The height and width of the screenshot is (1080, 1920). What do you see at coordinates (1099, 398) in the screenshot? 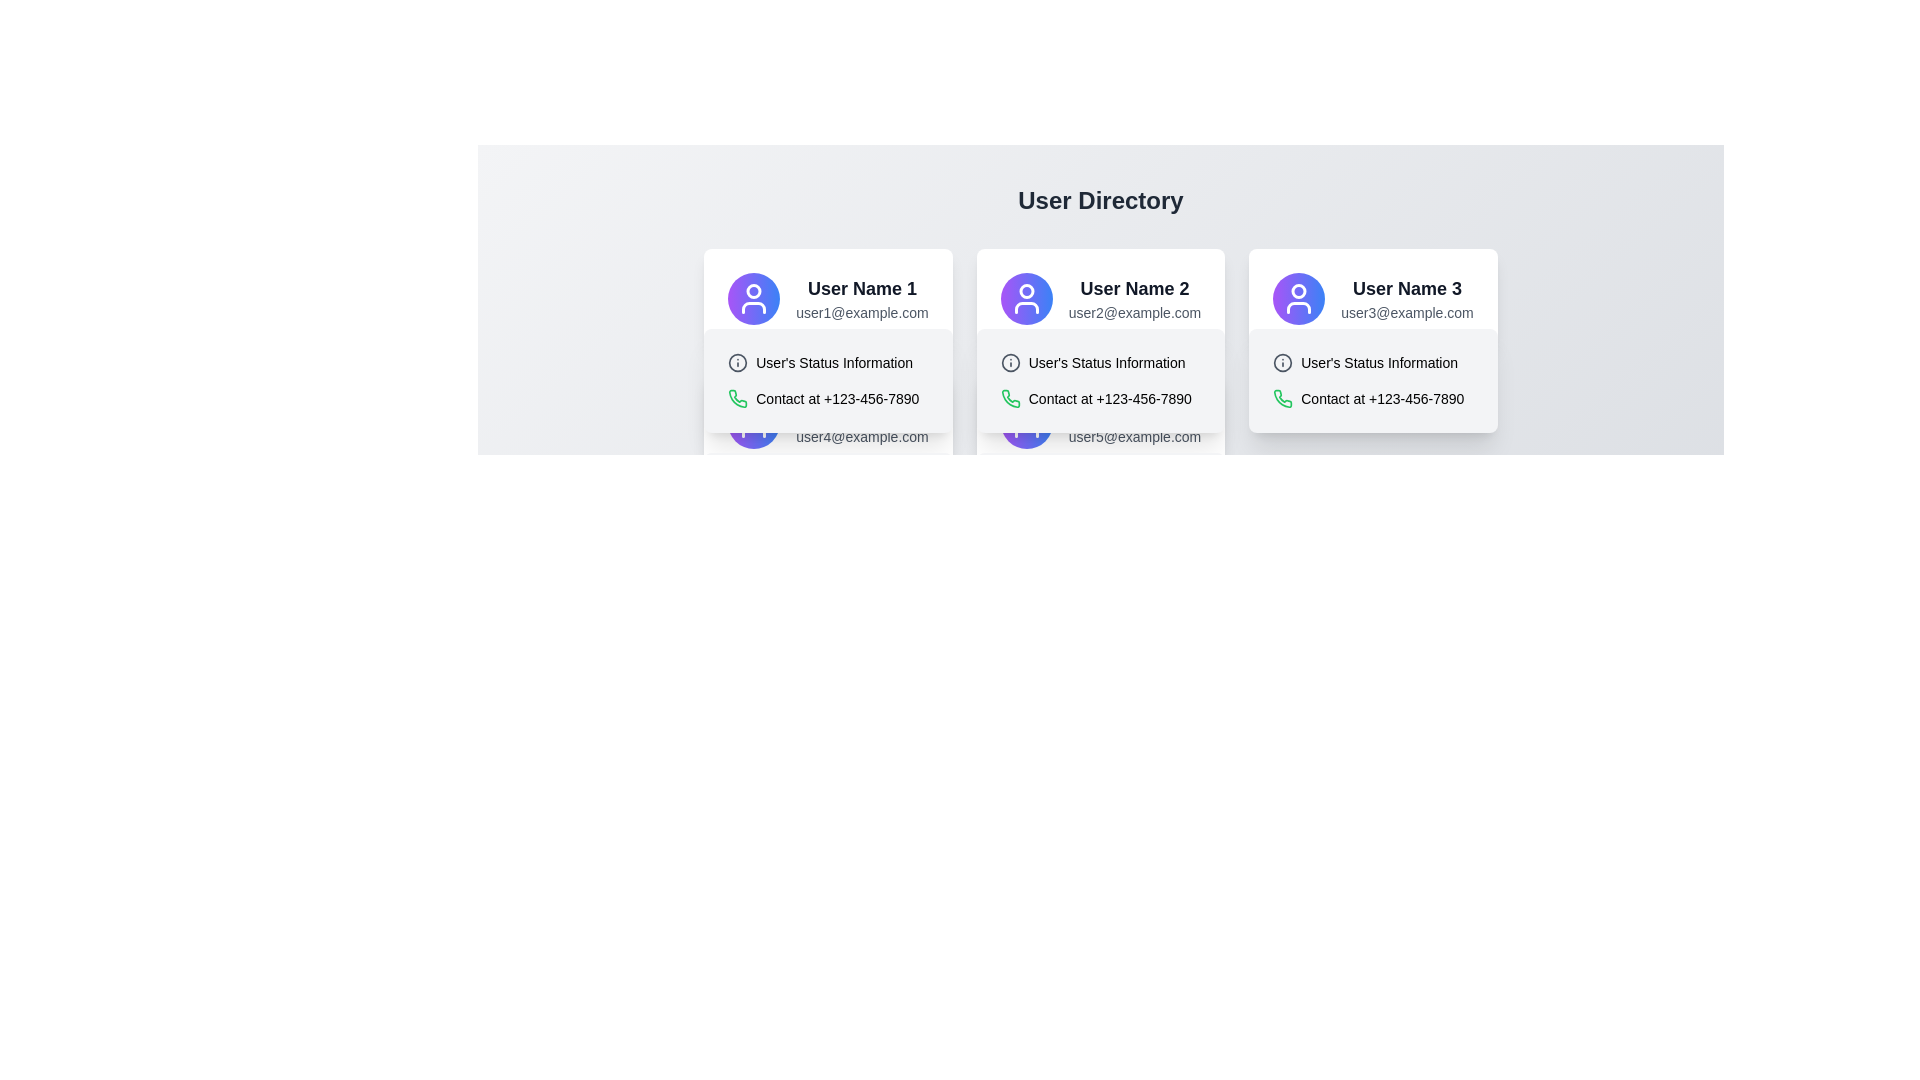
I see `the Contact Information Display located beneath 'User's Status Information' in the user information card` at bounding box center [1099, 398].